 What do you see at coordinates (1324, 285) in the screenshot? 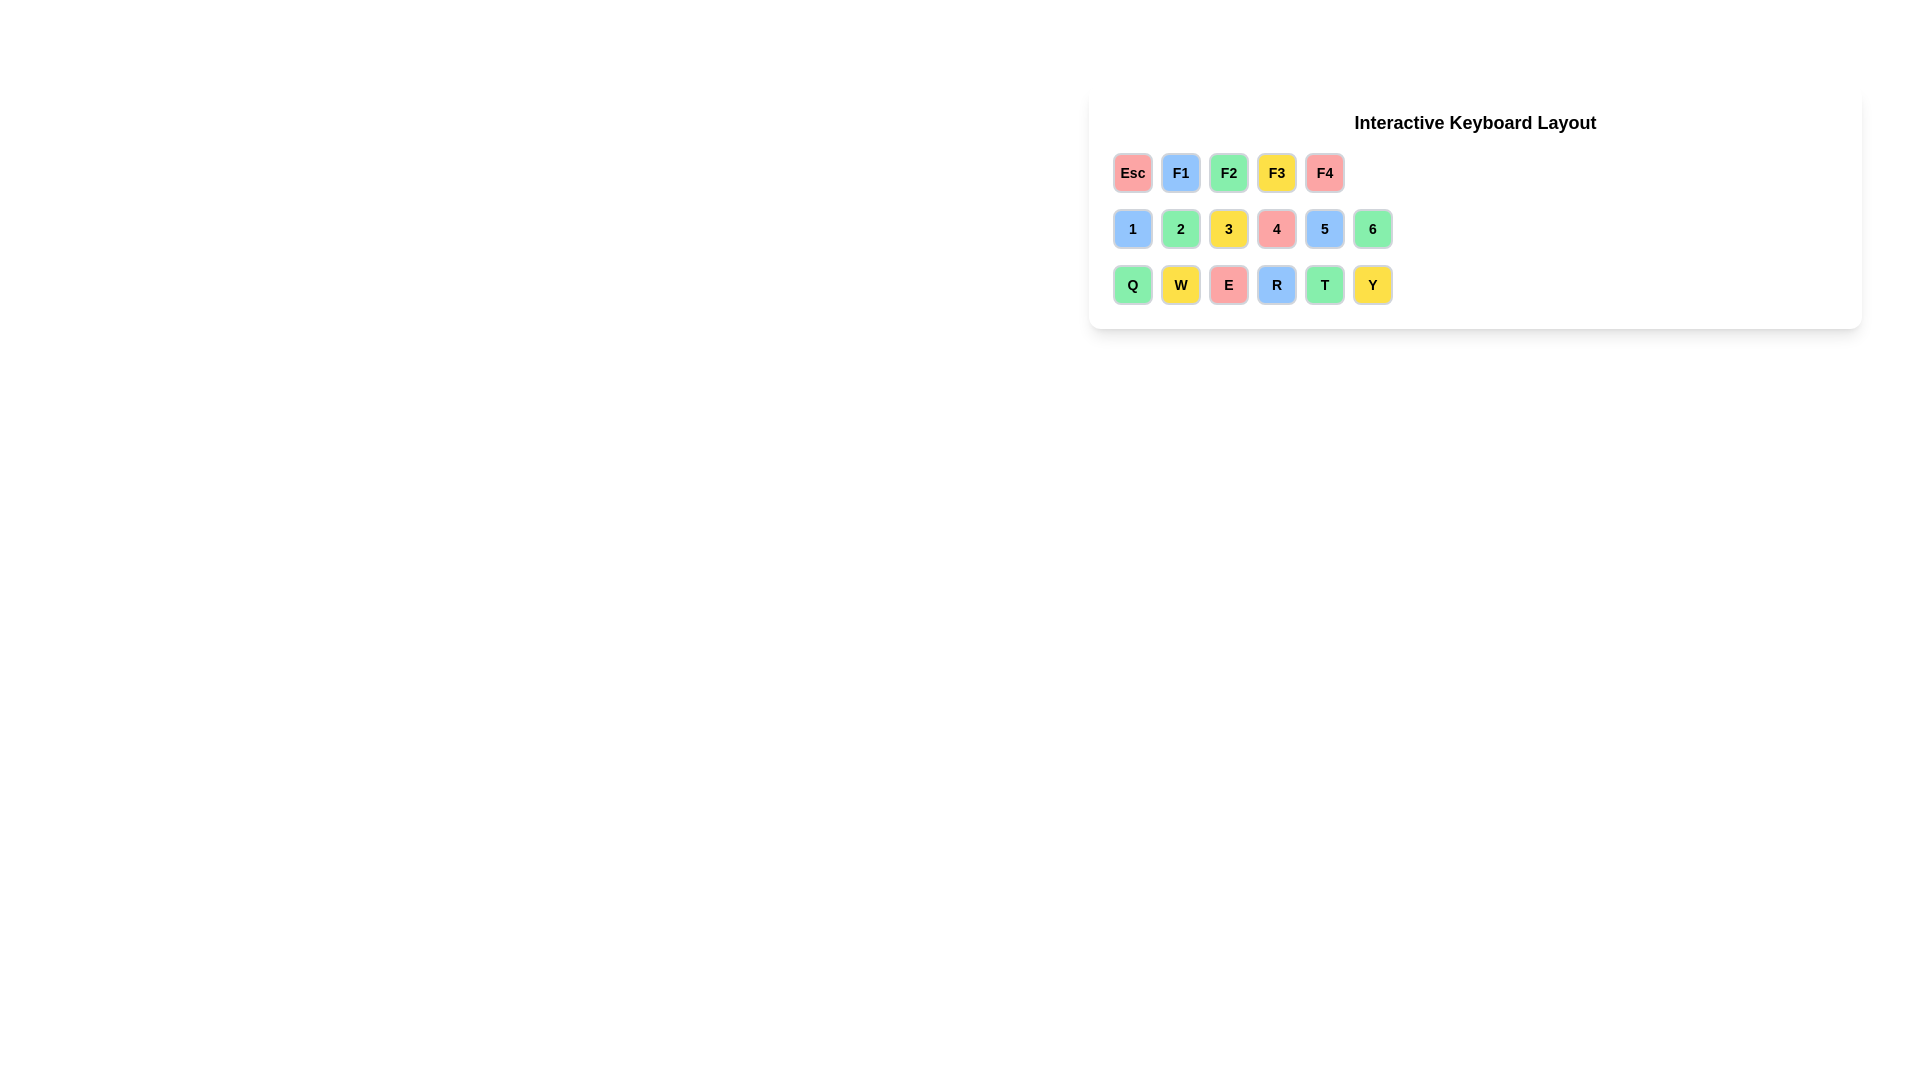
I see `the 'T' key button located in the fifth position from the left in the horizontal row of buttons on the interactive keyboard layout` at bounding box center [1324, 285].